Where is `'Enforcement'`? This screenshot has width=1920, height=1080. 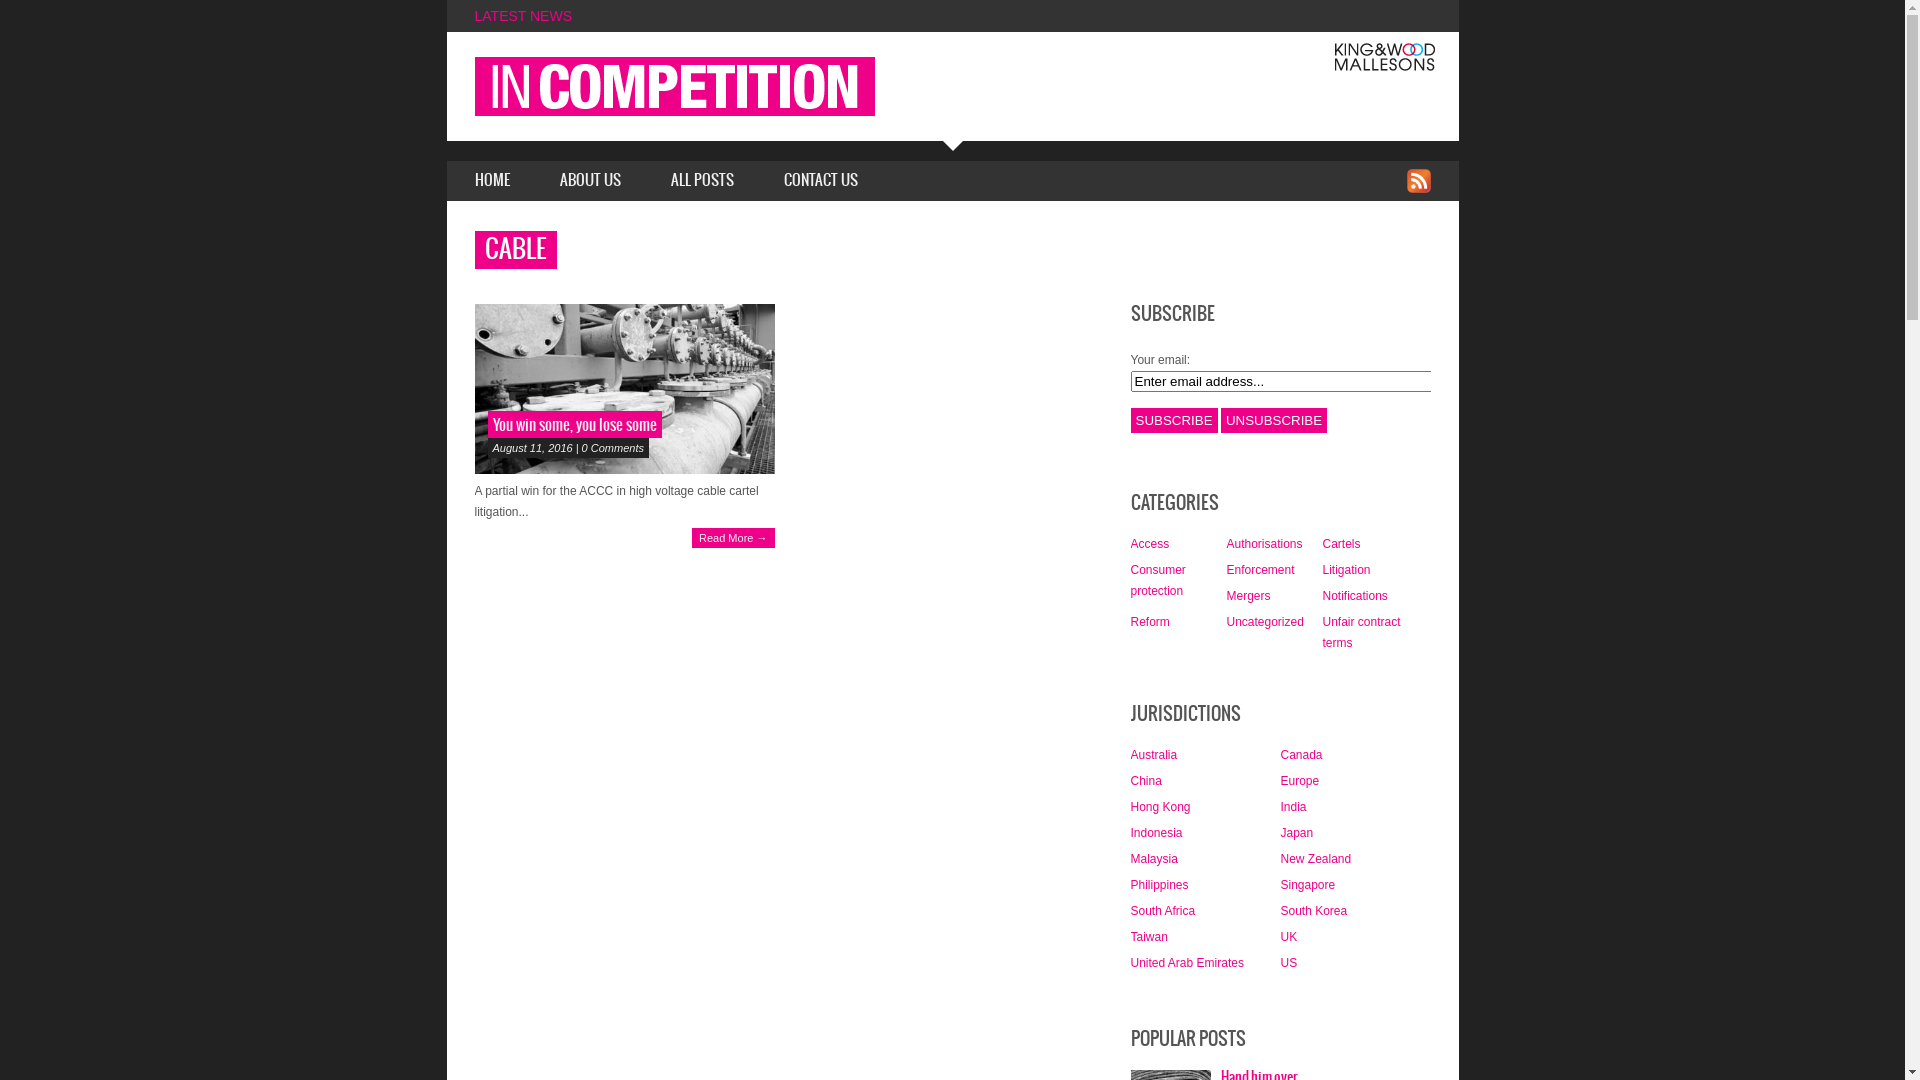
'Enforcement' is located at coordinates (1258, 570).